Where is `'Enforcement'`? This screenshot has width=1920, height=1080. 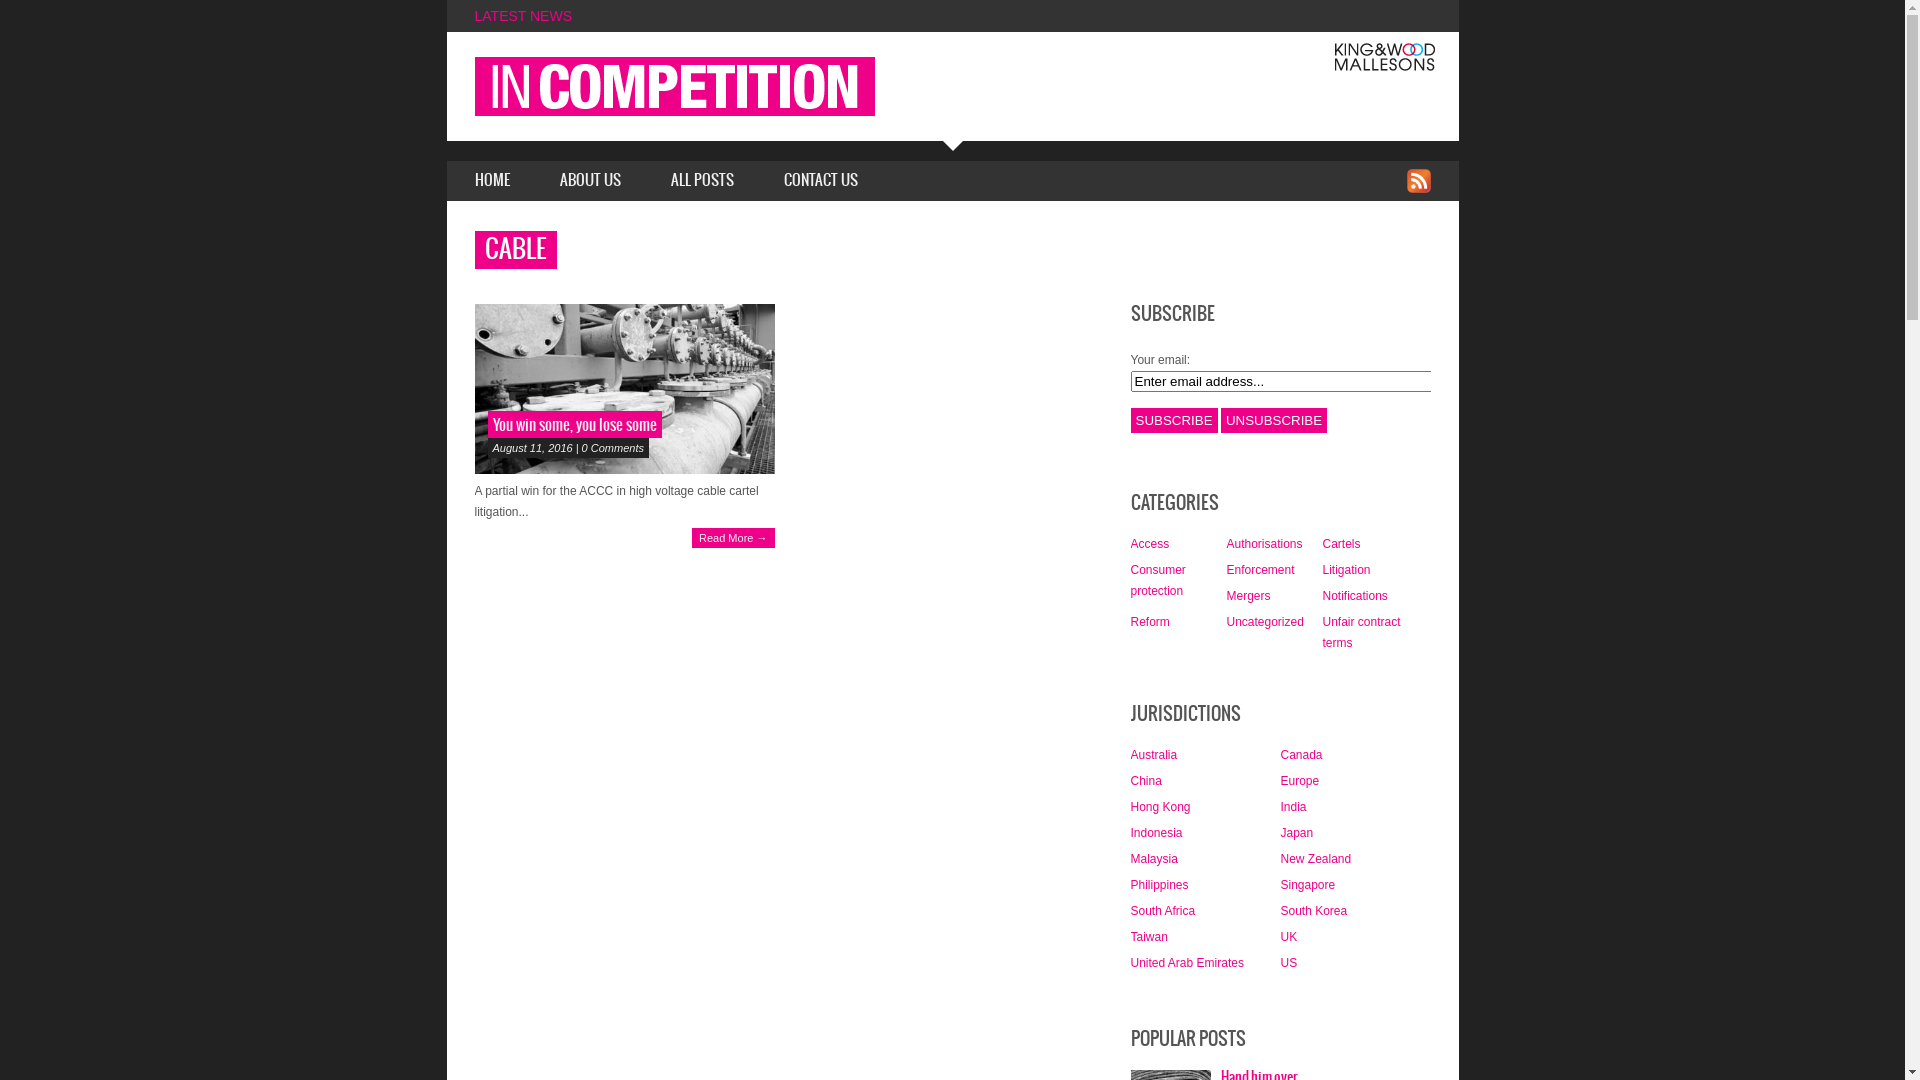
'Enforcement' is located at coordinates (1258, 570).